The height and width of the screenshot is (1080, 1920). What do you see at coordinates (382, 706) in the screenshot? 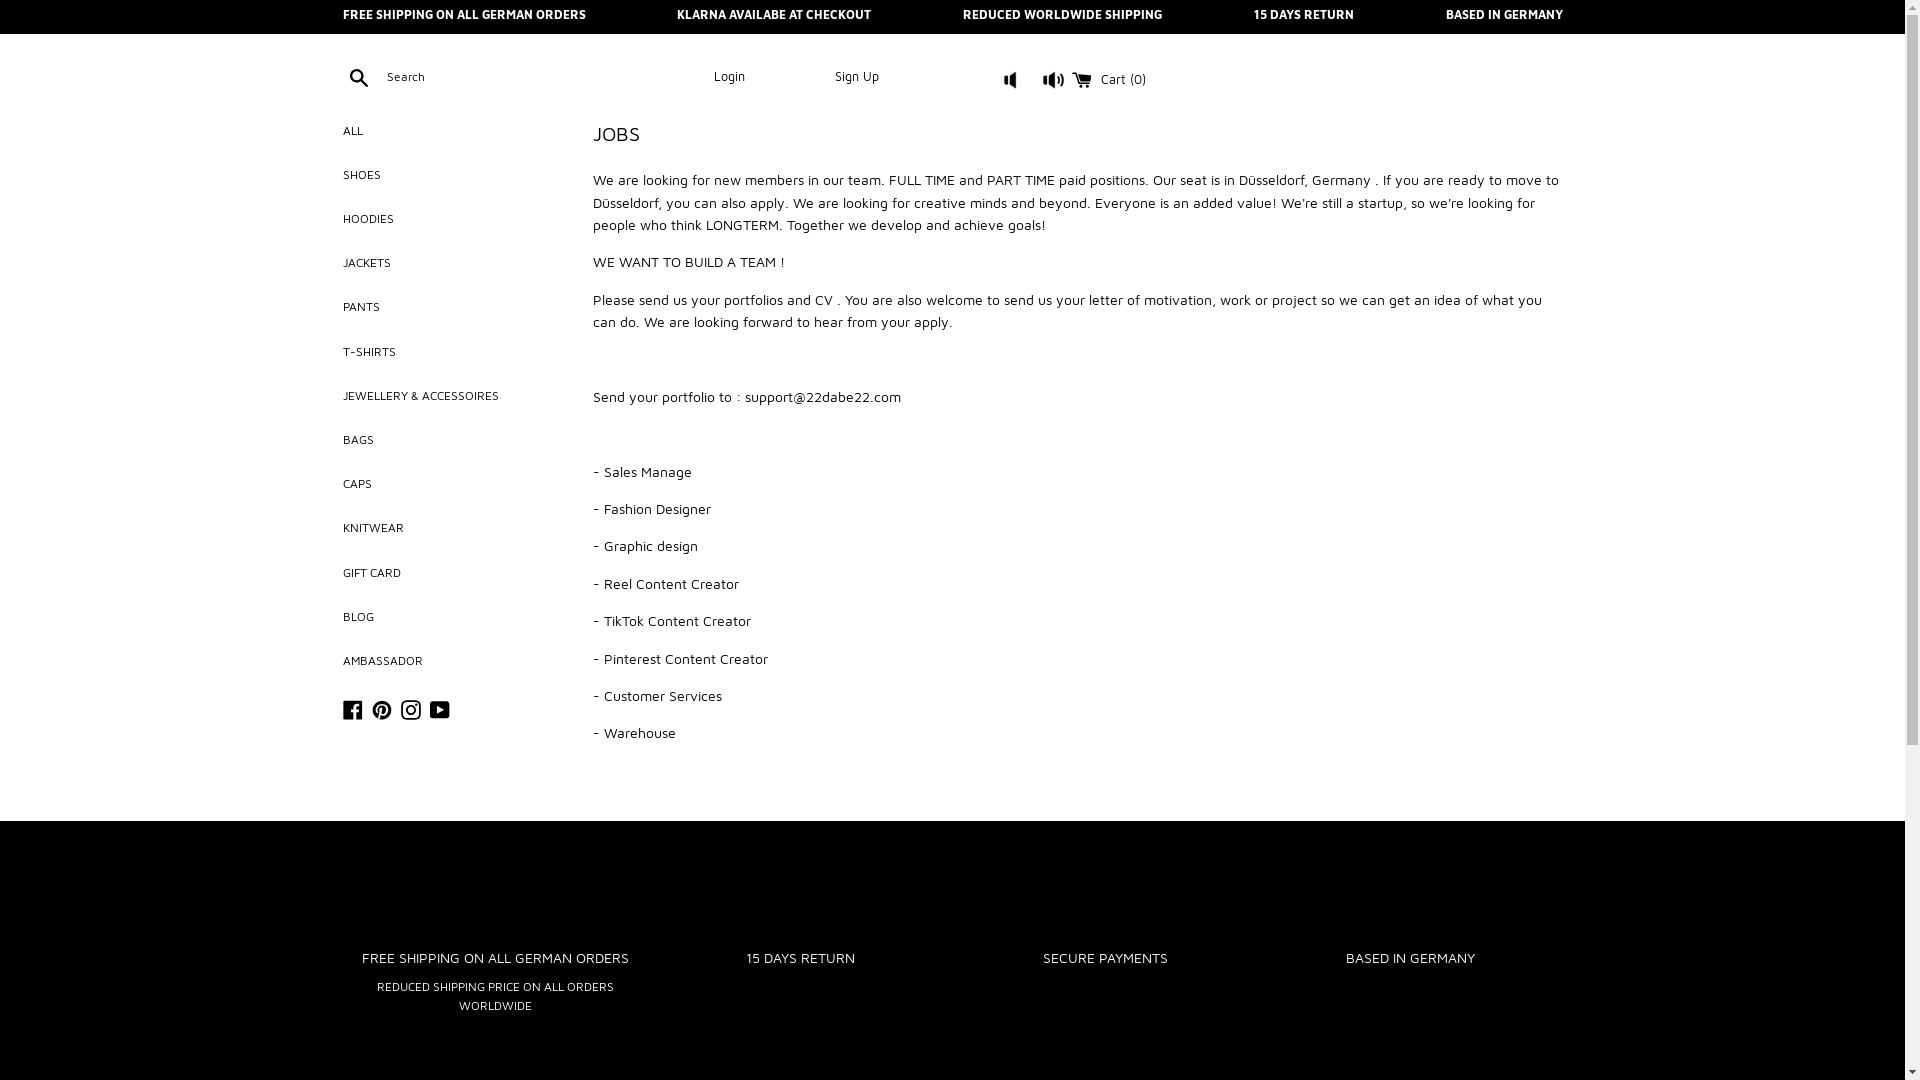
I see `'Pinterest'` at bounding box center [382, 706].